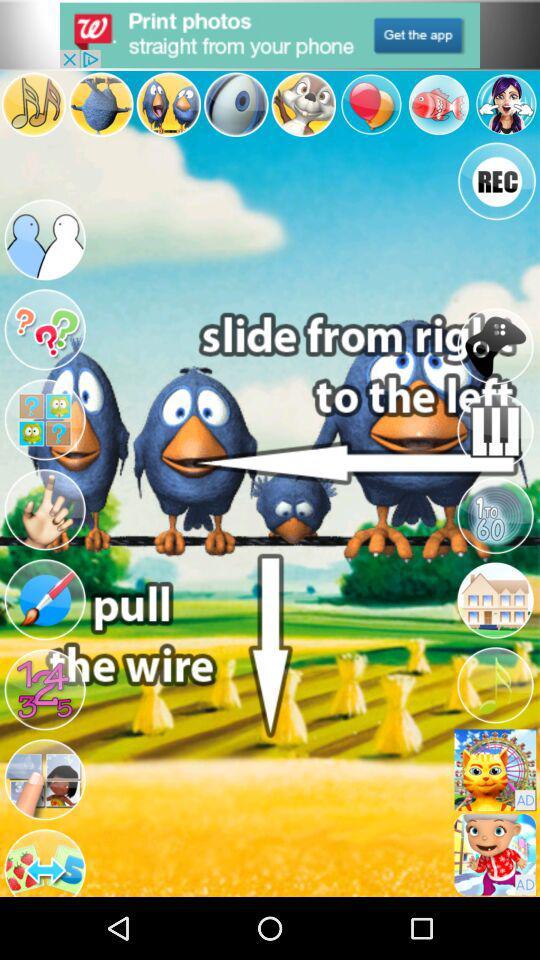 This screenshot has height=960, width=540. Describe the element at coordinates (44, 419) in the screenshot. I see `more content` at that location.